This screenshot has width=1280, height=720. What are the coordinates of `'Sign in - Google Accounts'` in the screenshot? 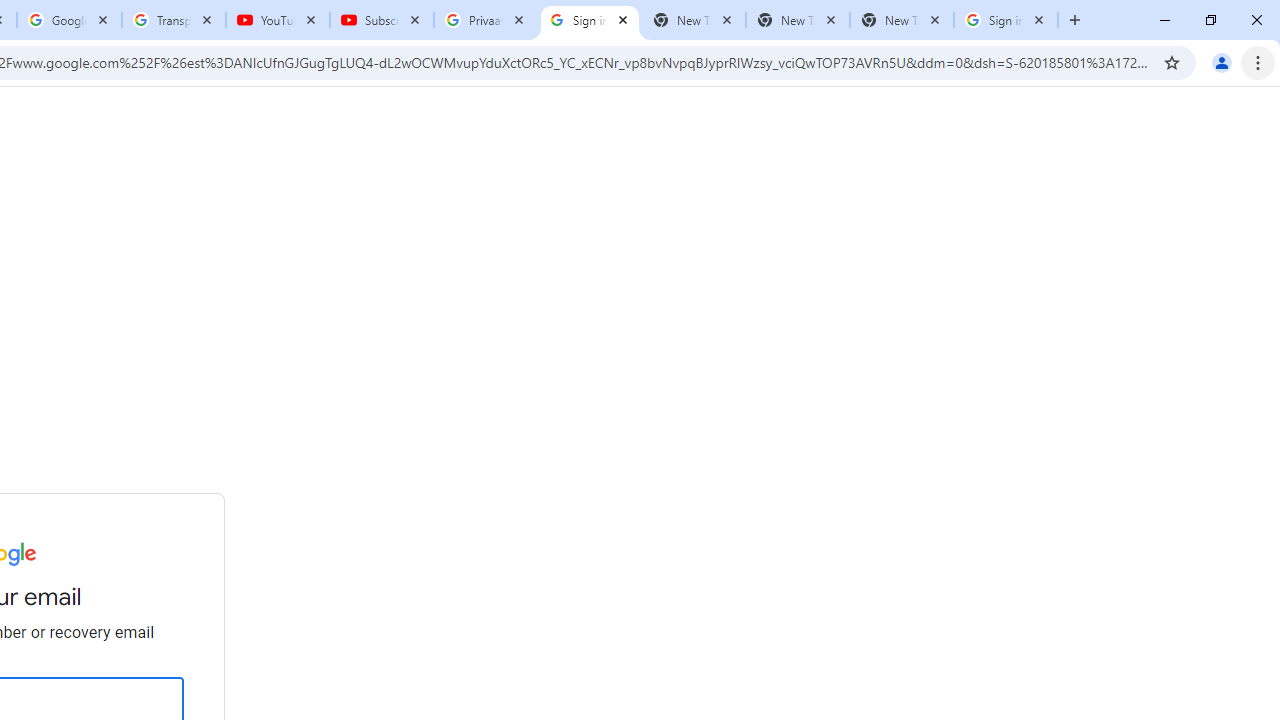 It's located at (1006, 20).